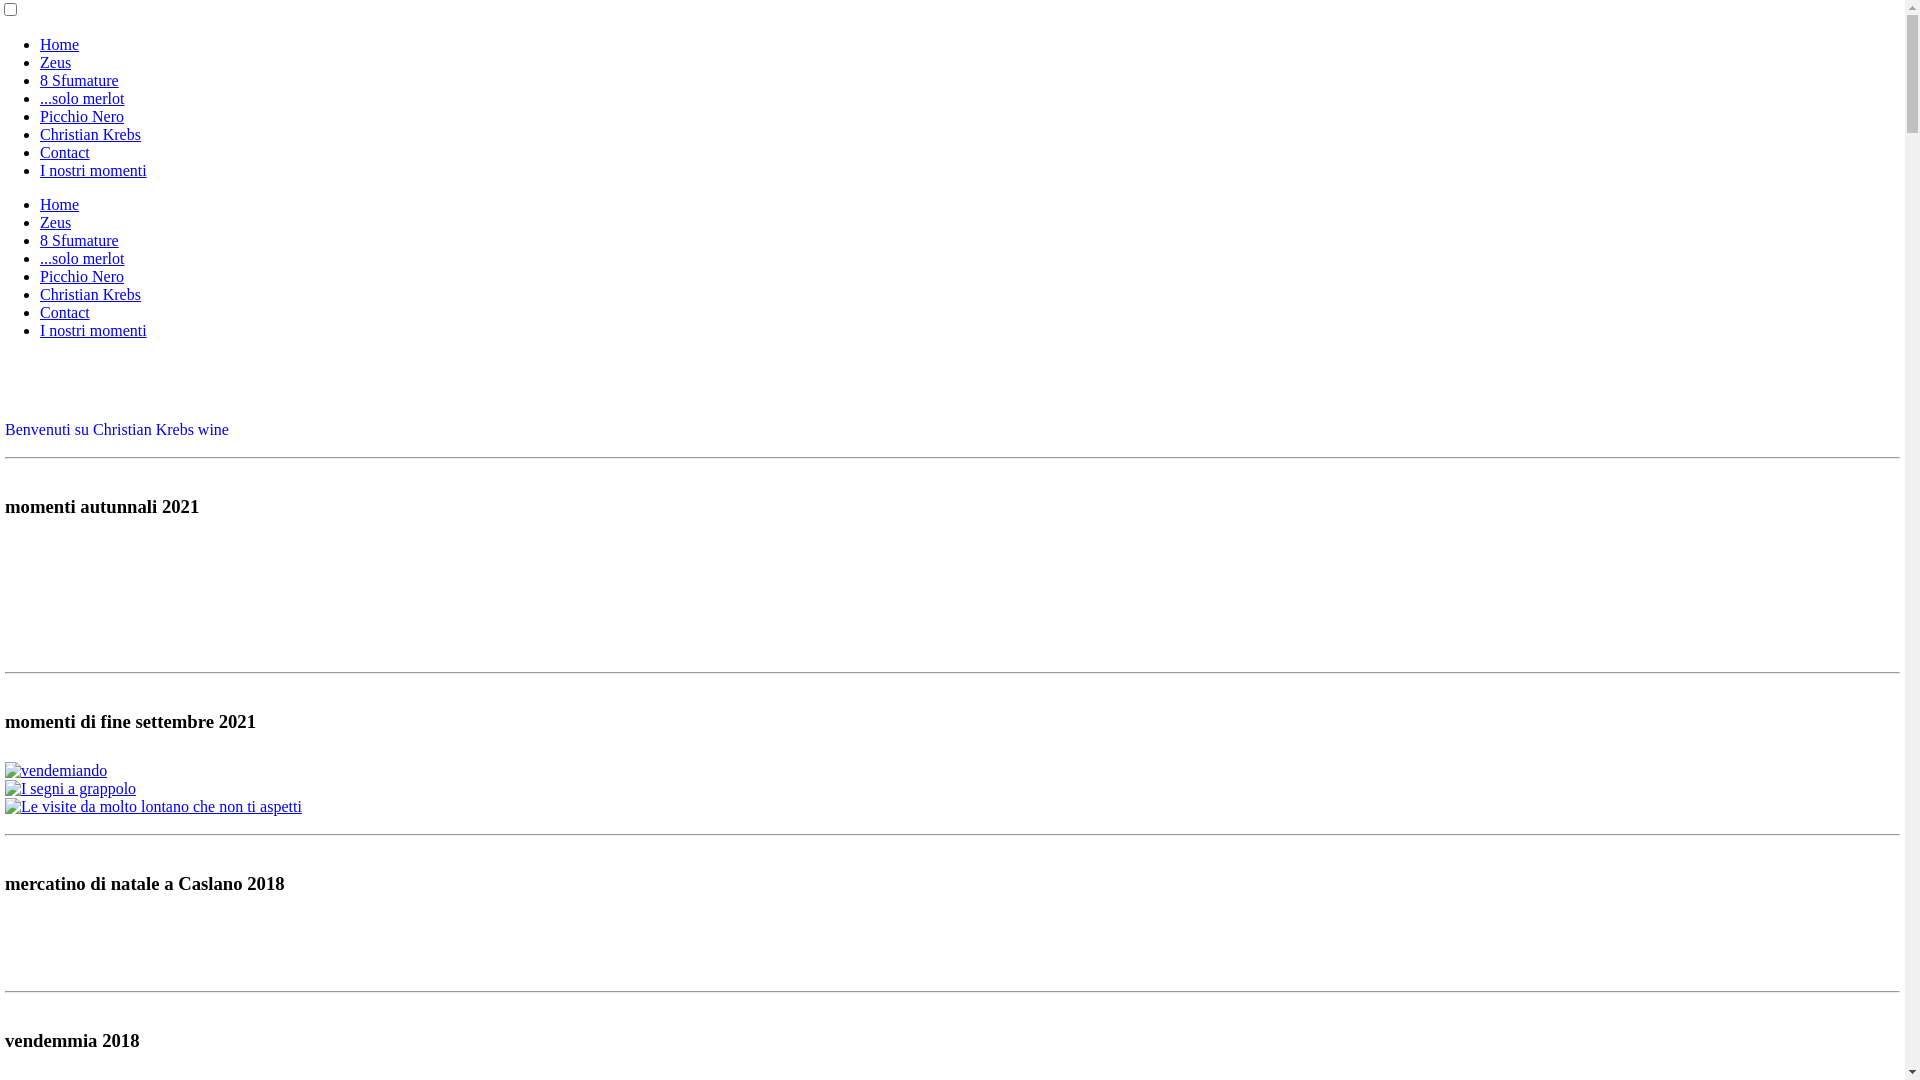 Image resolution: width=1920 pixels, height=1080 pixels. Describe the element at coordinates (80, 276) in the screenshot. I see `'Picchio Nero'` at that location.